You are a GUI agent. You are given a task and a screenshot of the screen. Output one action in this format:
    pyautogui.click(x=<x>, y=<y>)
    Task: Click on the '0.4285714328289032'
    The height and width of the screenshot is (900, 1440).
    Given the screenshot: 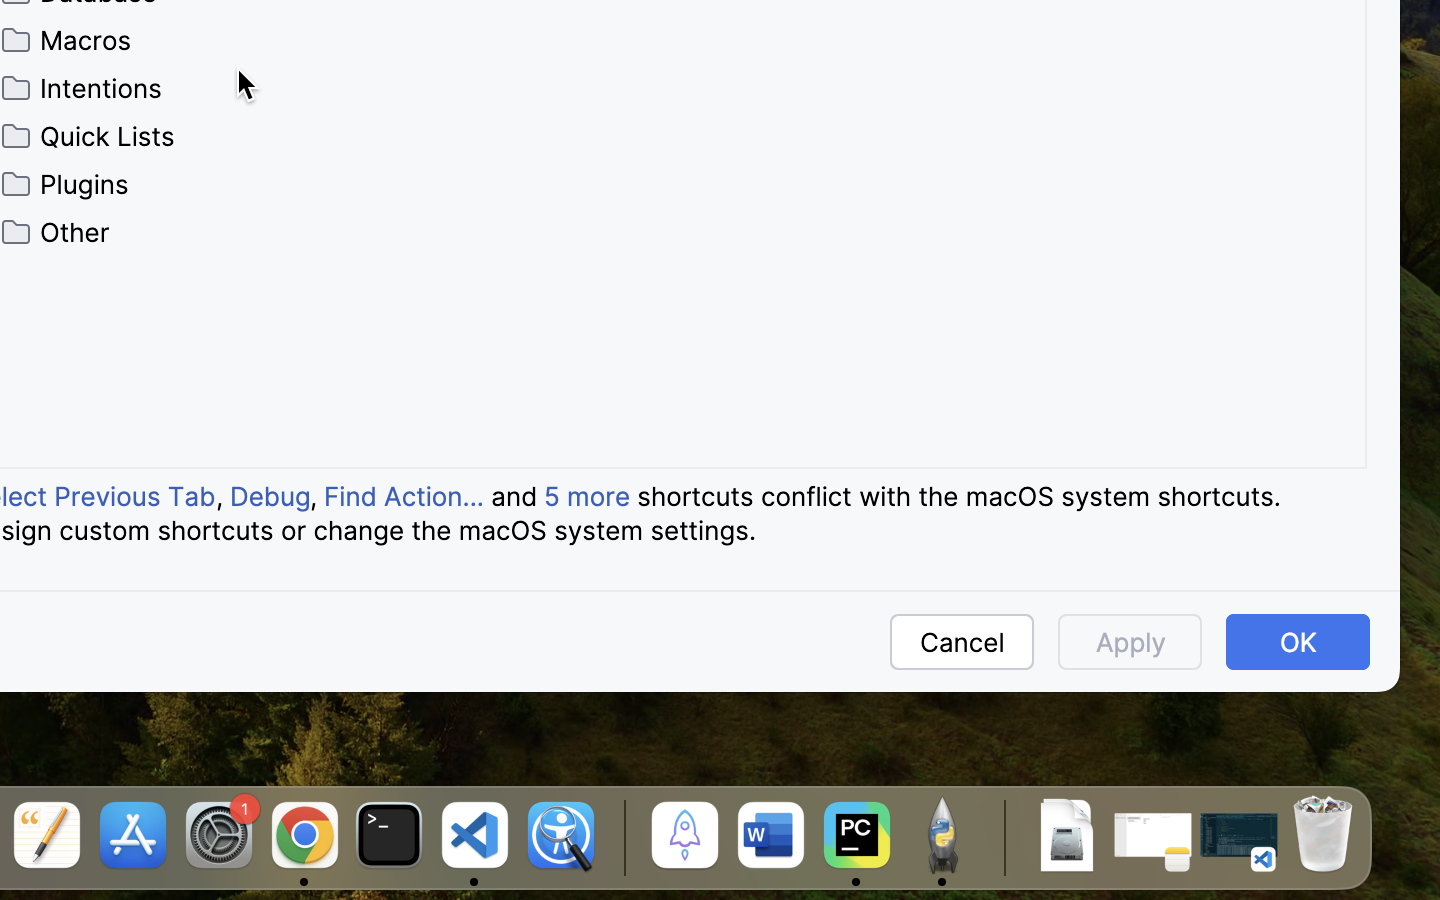 What is the action you would take?
    pyautogui.click(x=620, y=837)
    